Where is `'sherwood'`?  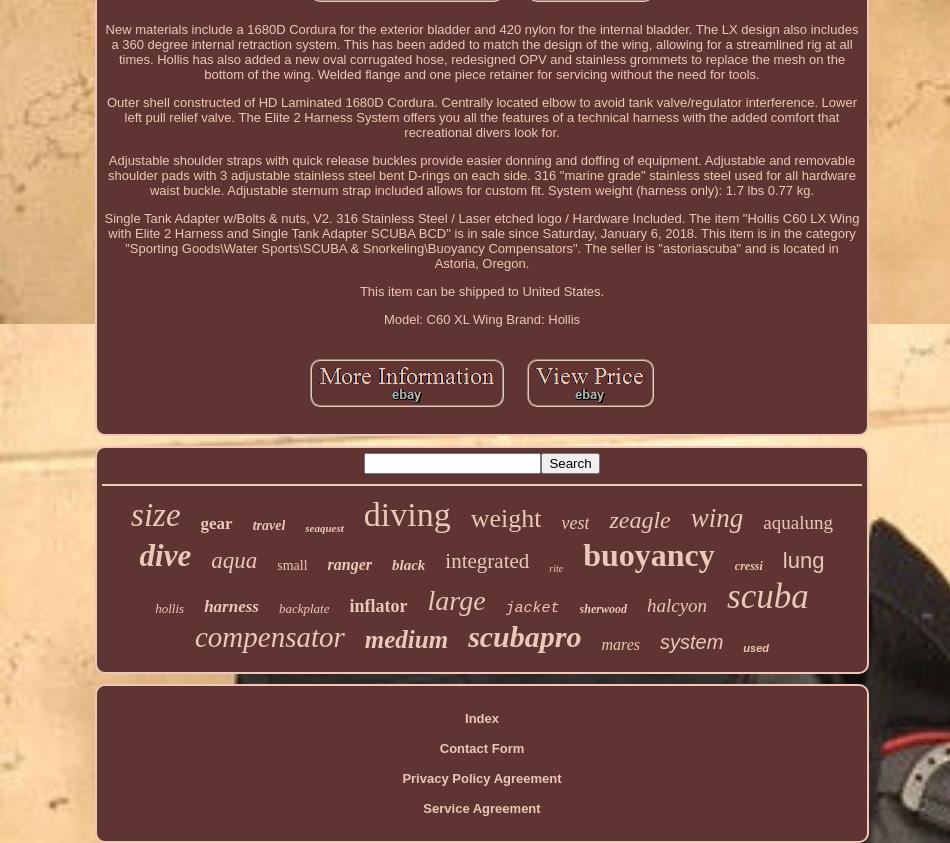 'sherwood' is located at coordinates (602, 607).